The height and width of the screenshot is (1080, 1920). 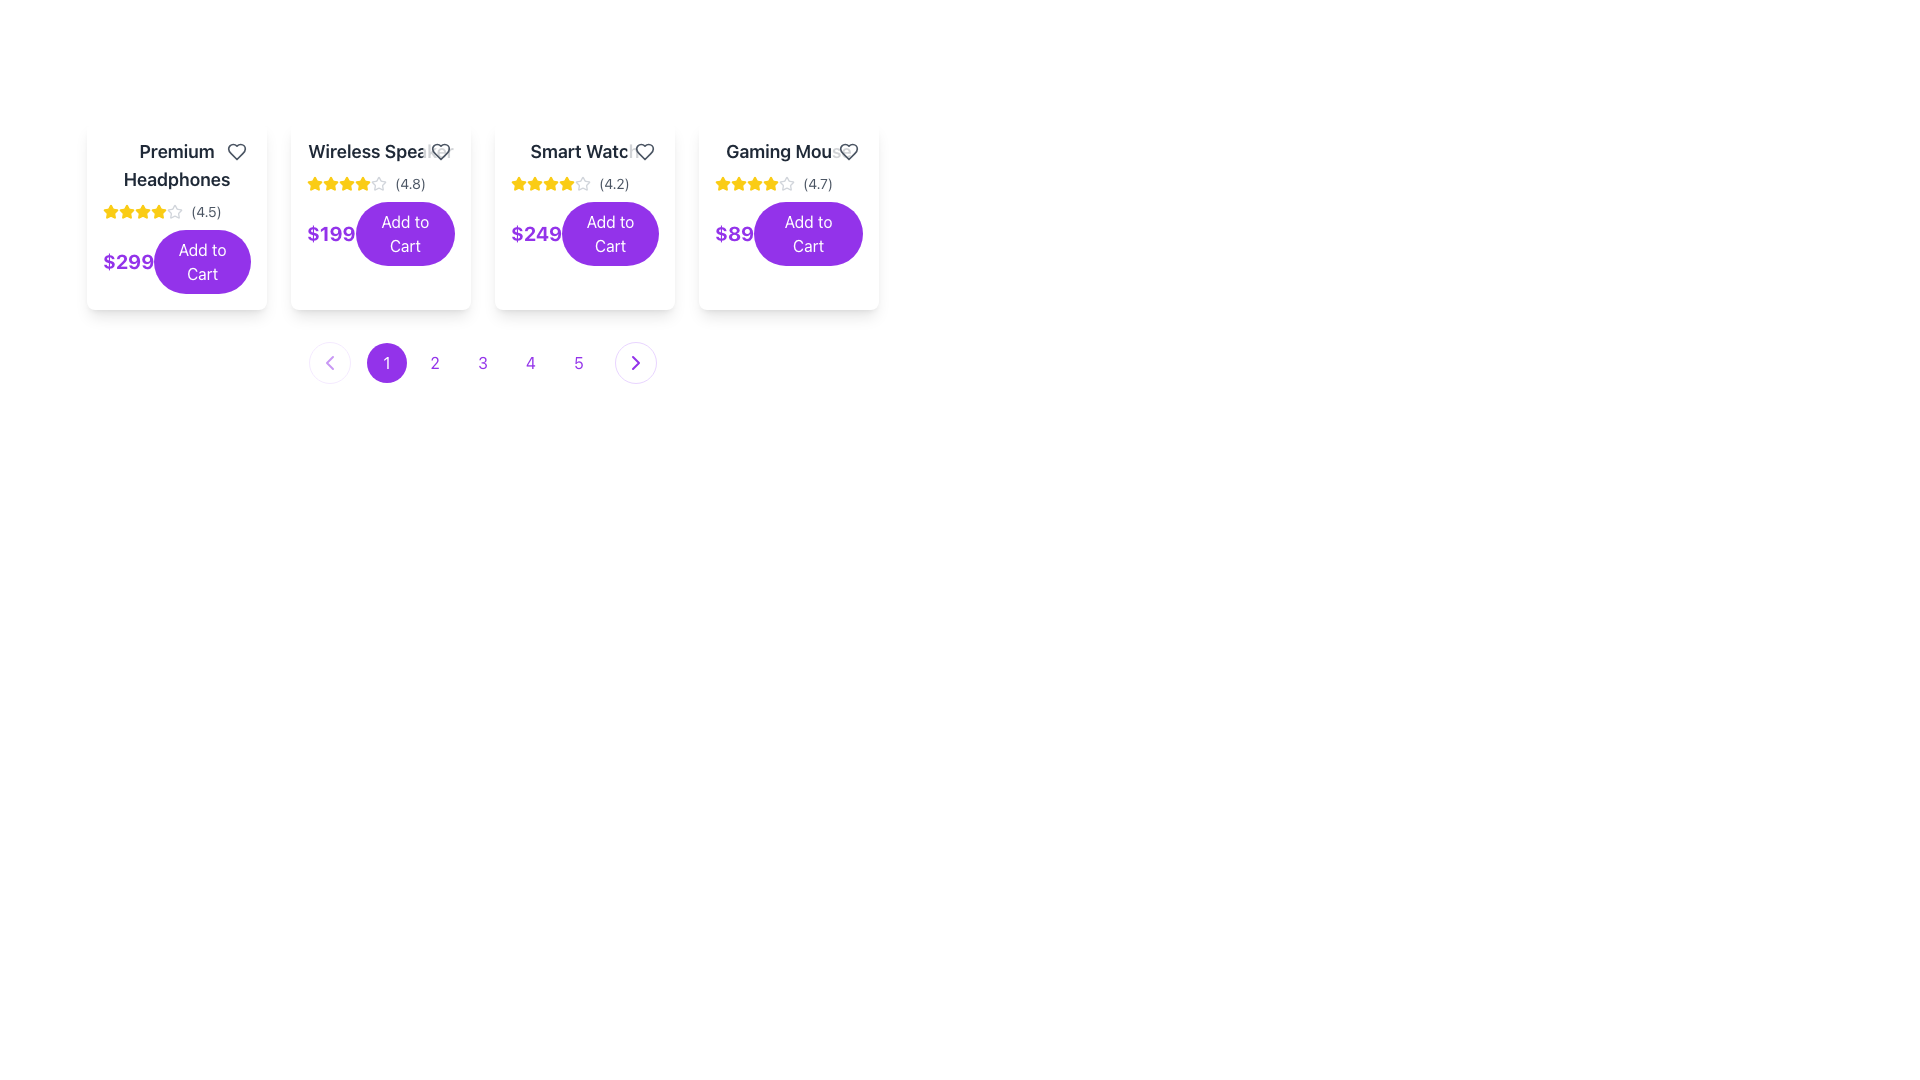 What do you see at coordinates (331, 184) in the screenshot?
I see `the third yellow star icon in the rating system of the 'Wireless Speaker' card to interact with the rating system` at bounding box center [331, 184].